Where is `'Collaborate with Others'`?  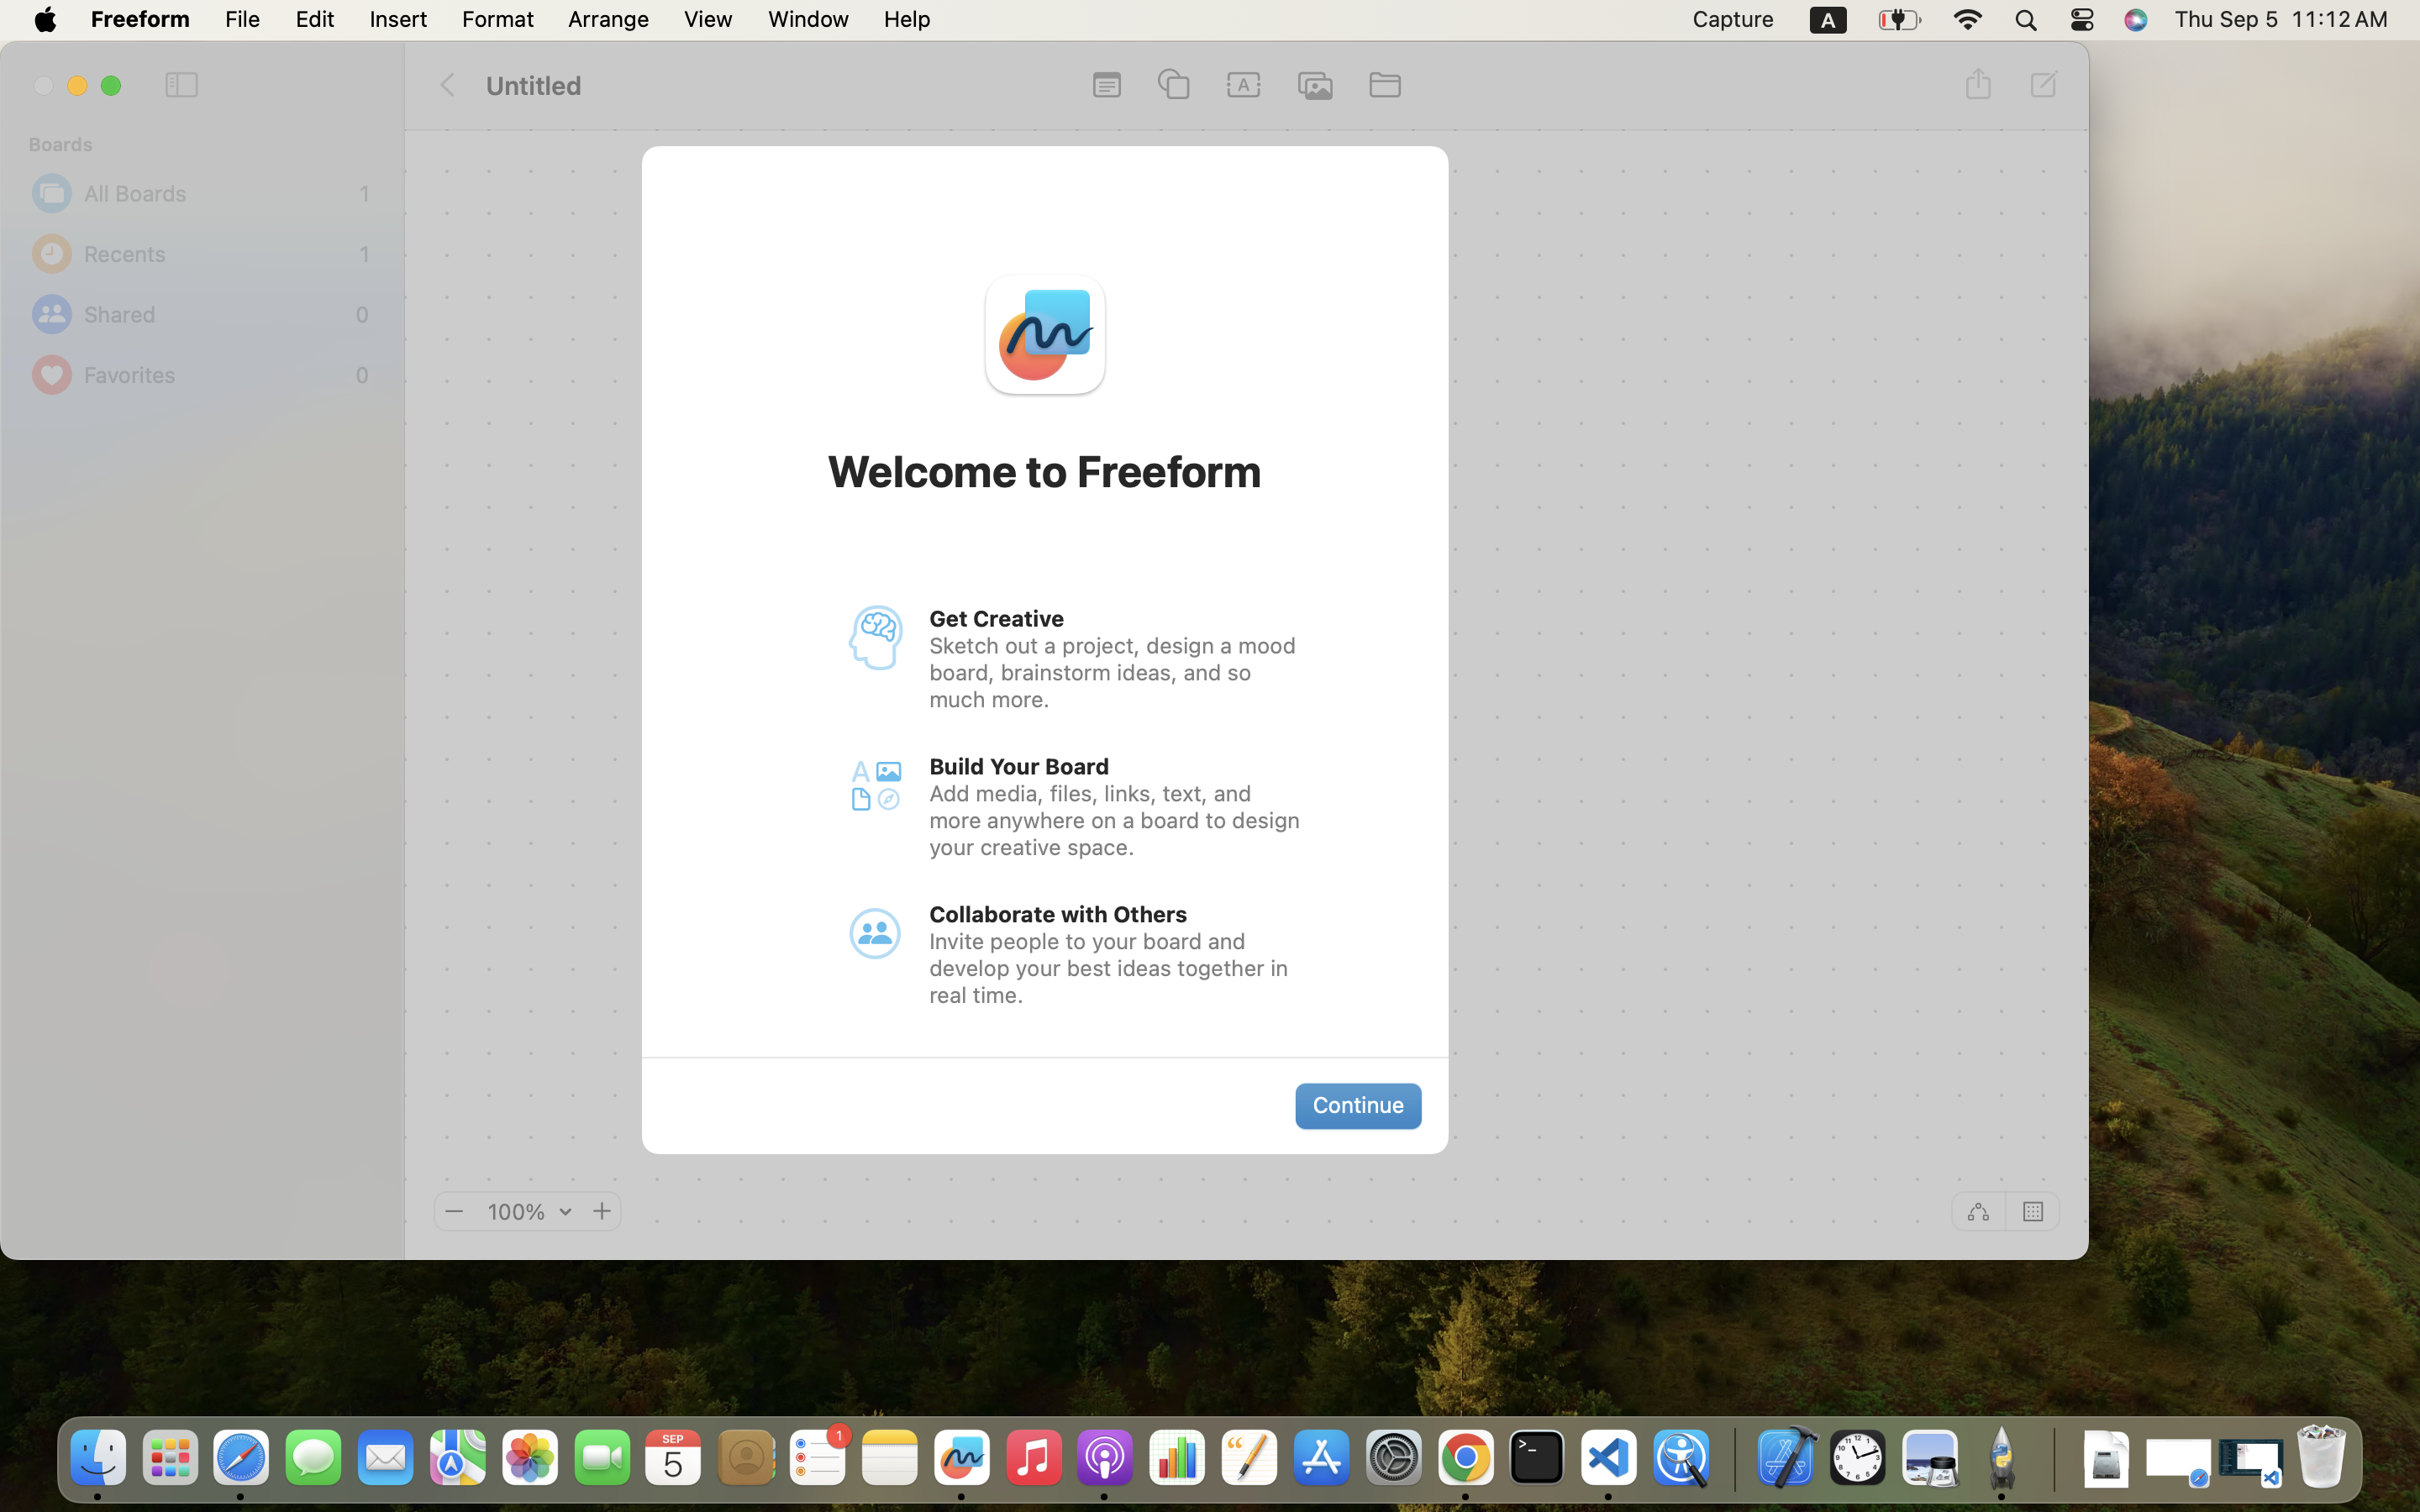 'Collaborate with Others' is located at coordinates (1059, 913).